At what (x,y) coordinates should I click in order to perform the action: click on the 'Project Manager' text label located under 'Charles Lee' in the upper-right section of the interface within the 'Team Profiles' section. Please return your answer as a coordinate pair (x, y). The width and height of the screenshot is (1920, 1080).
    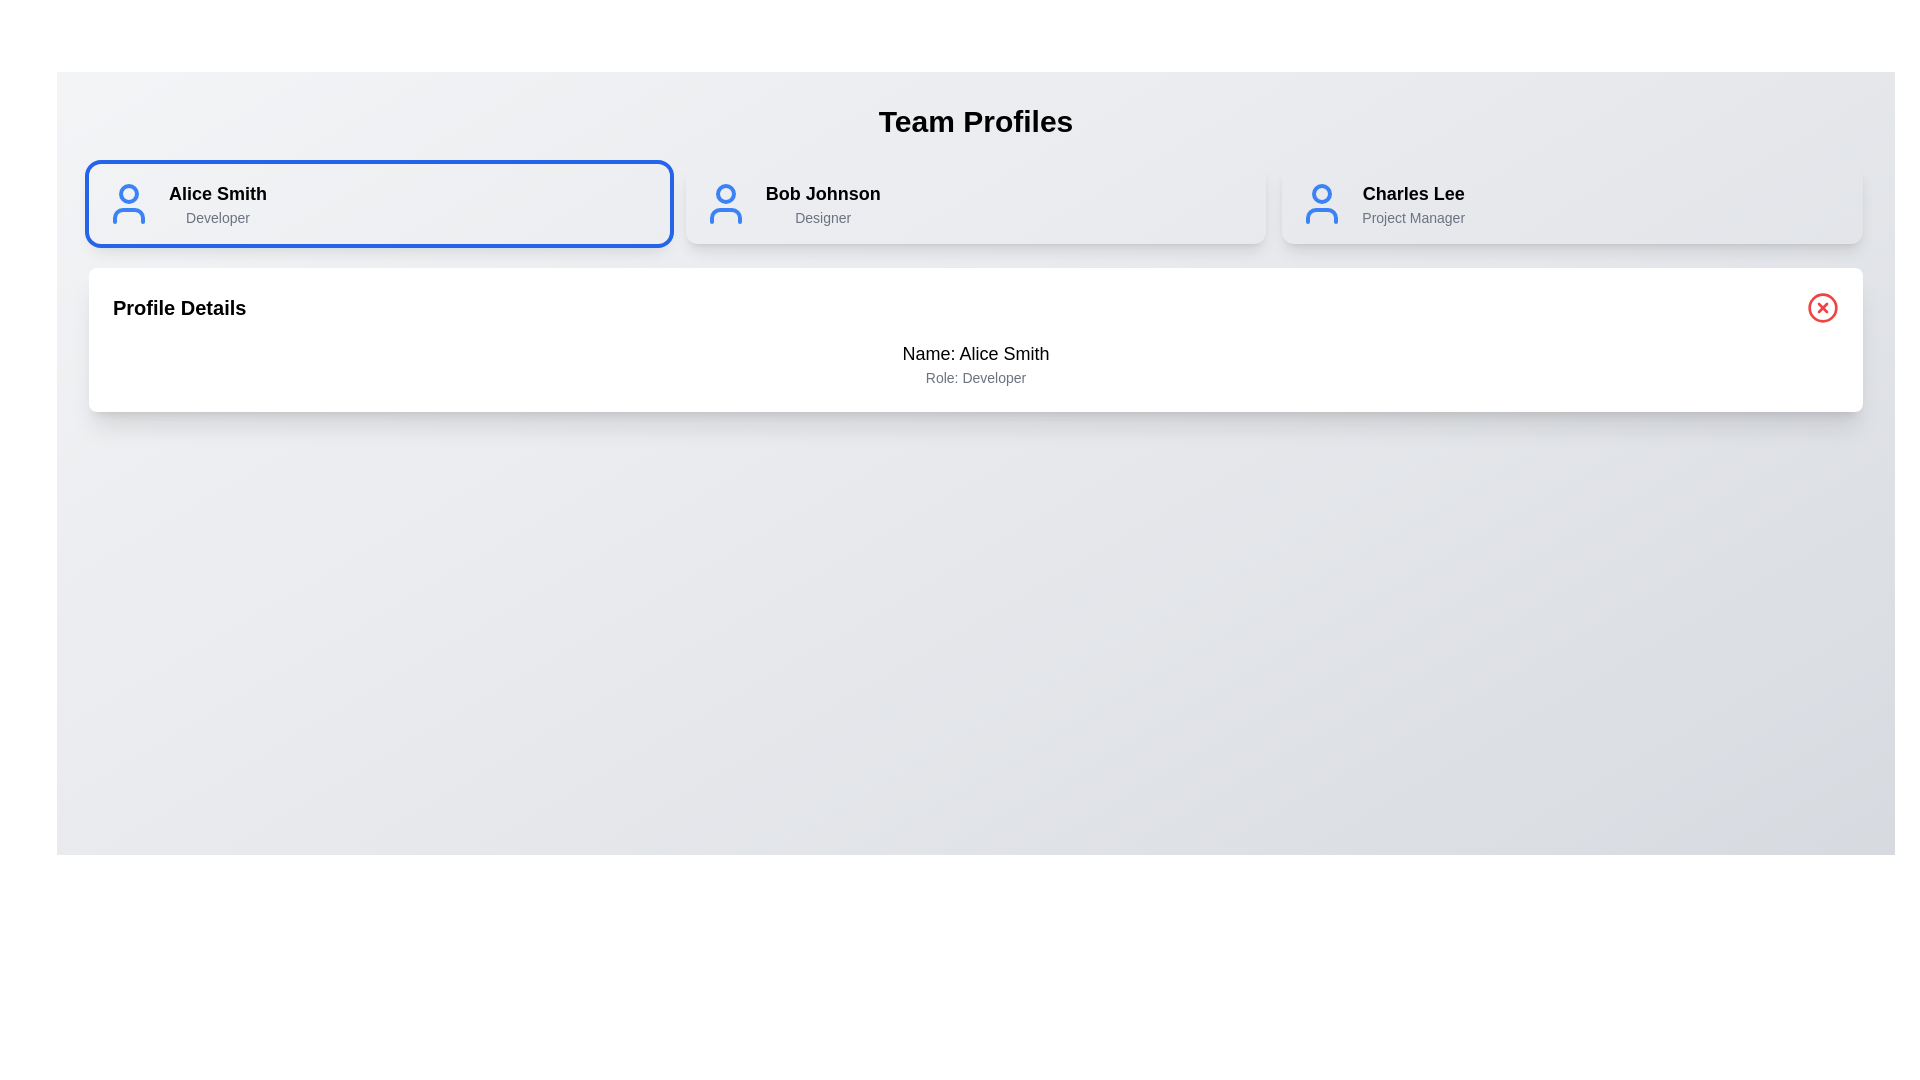
    Looking at the image, I should click on (1412, 218).